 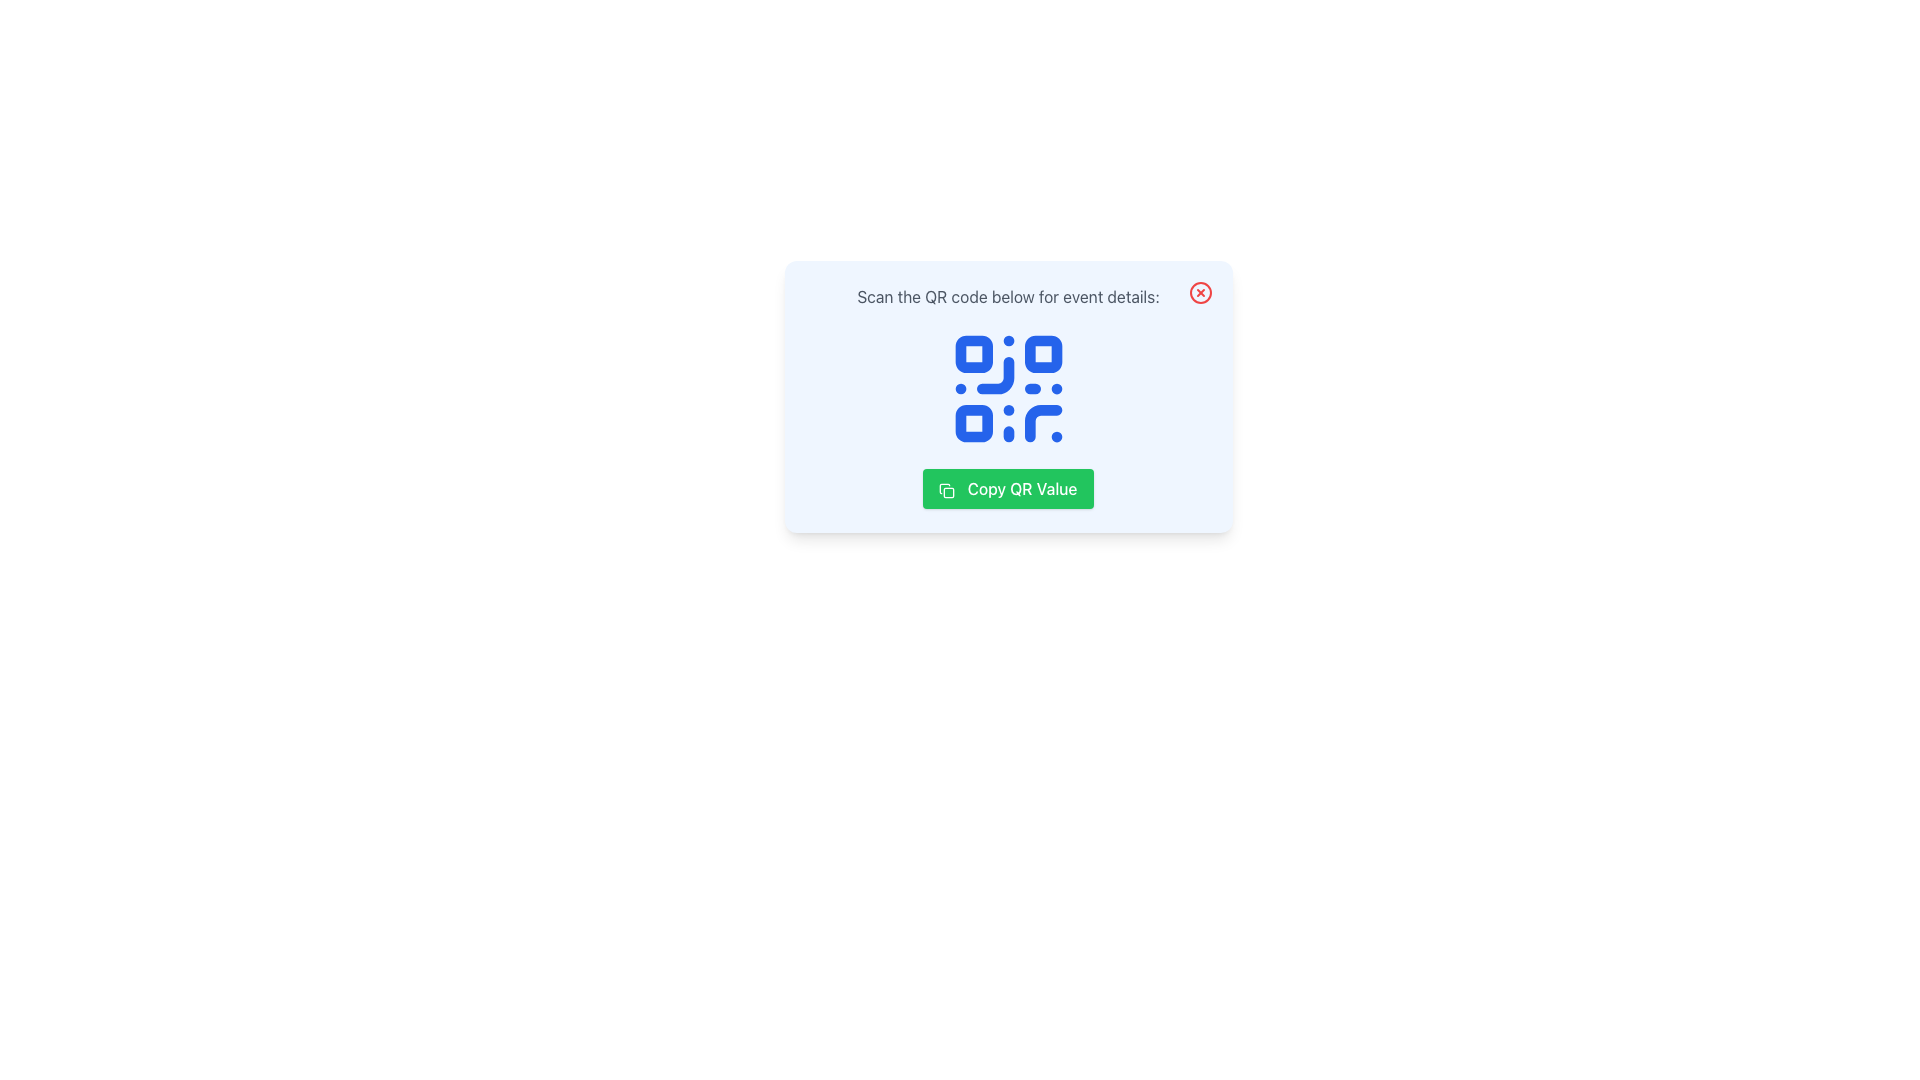 I want to click on the small blue square with rounded corners located within the QR code icon in the modal dialog, specifically the second square from the left in the top row of smaller squares, so click(x=1042, y=353).